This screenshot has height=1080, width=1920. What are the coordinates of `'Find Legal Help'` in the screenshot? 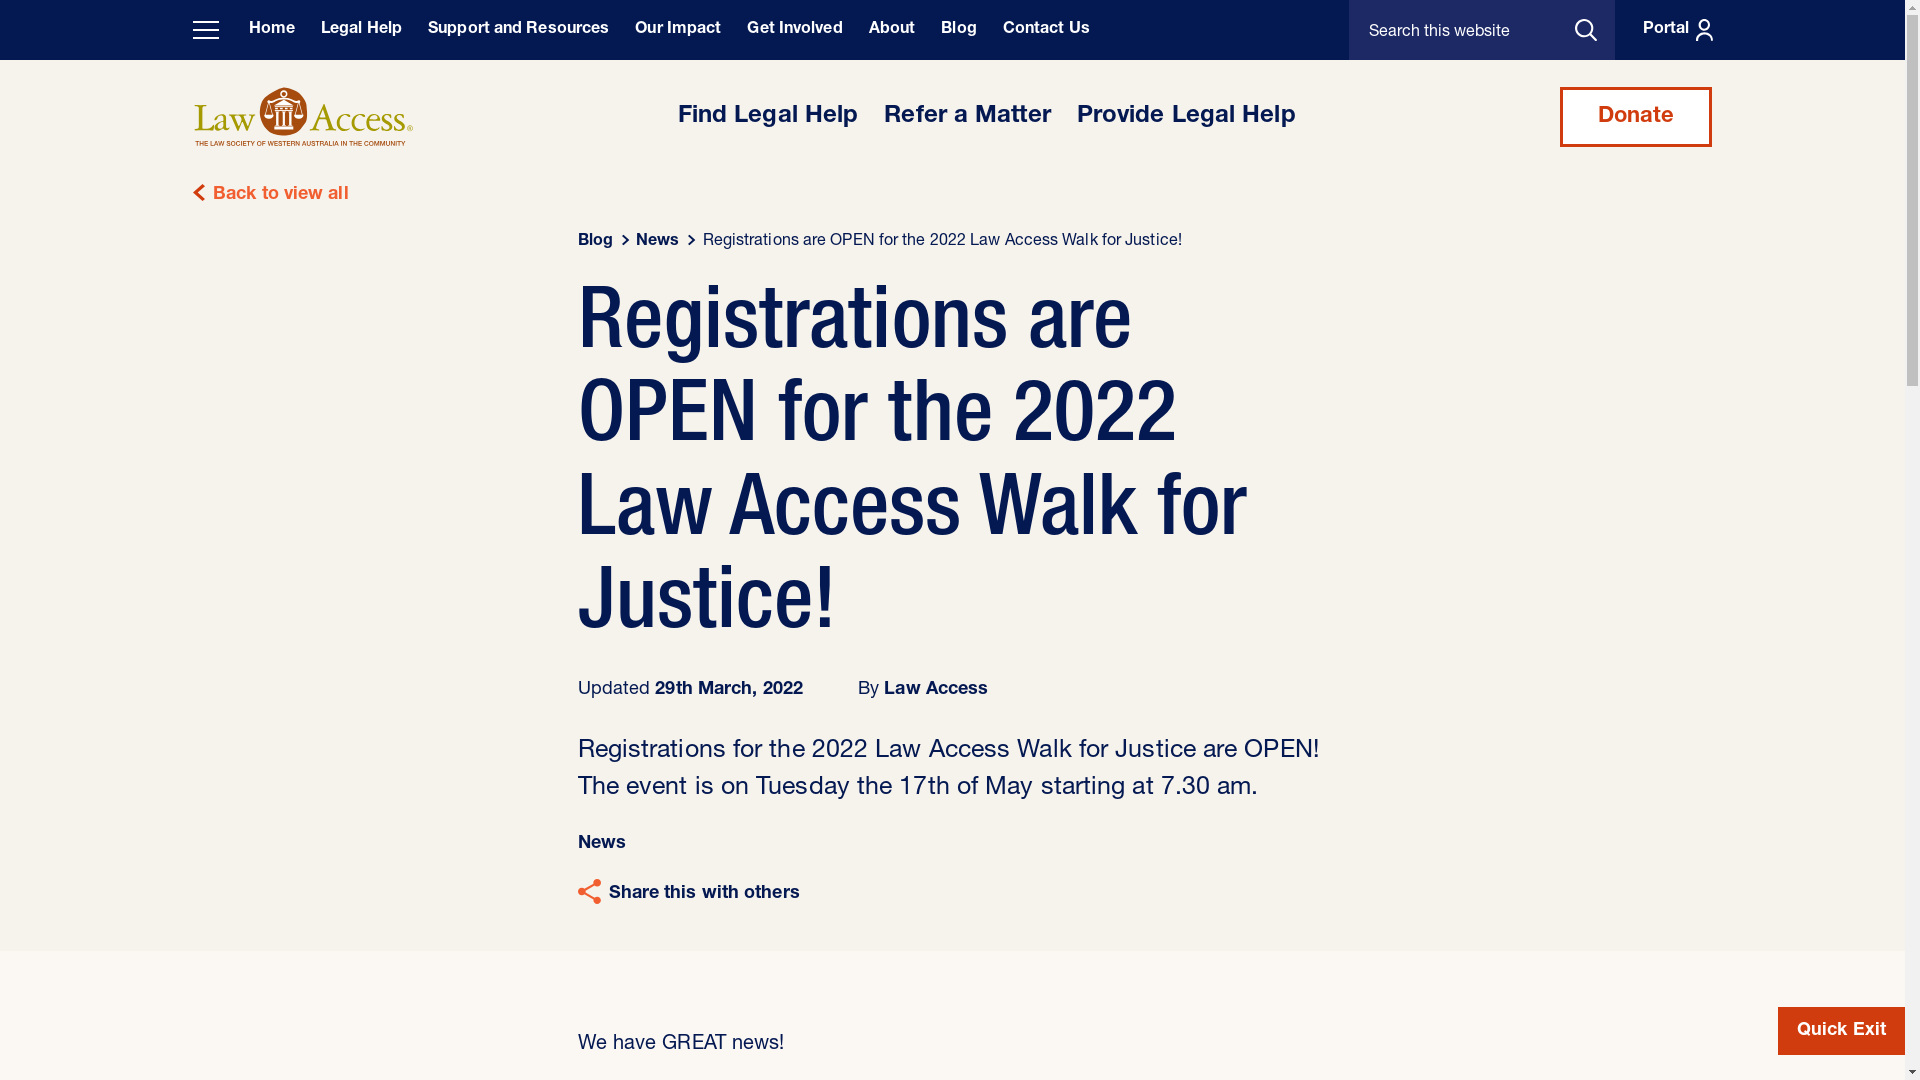 It's located at (767, 116).